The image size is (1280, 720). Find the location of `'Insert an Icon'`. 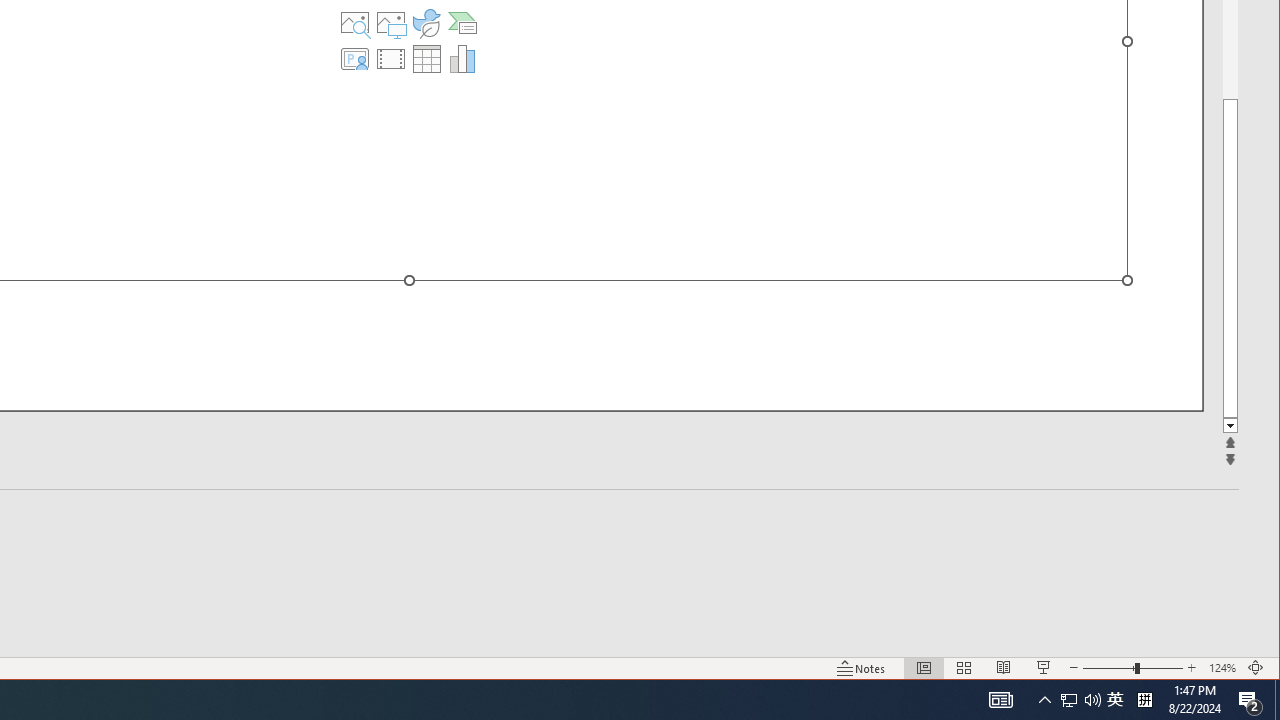

'Insert an Icon' is located at coordinates (425, 23).